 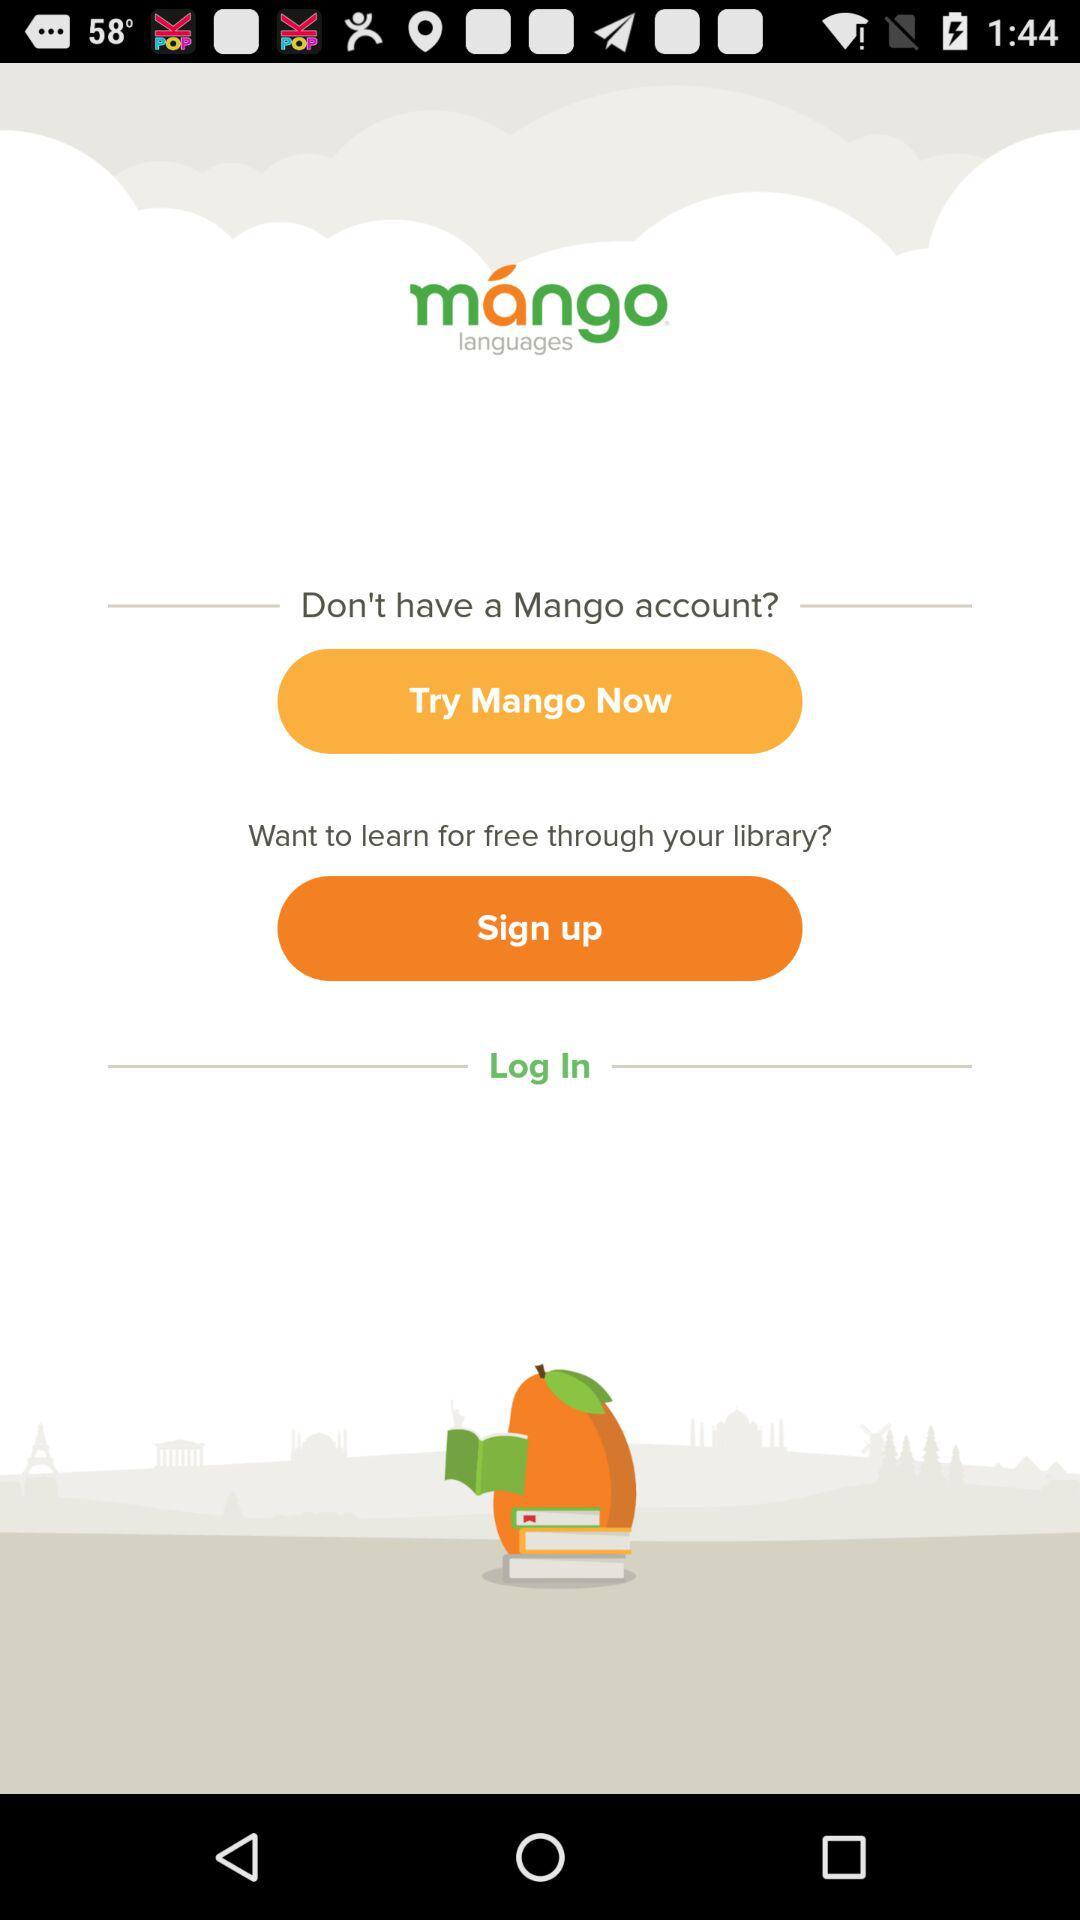 What do you see at coordinates (540, 927) in the screenshot?
I see `icon above the log in item` at bounding box center [540, 927].